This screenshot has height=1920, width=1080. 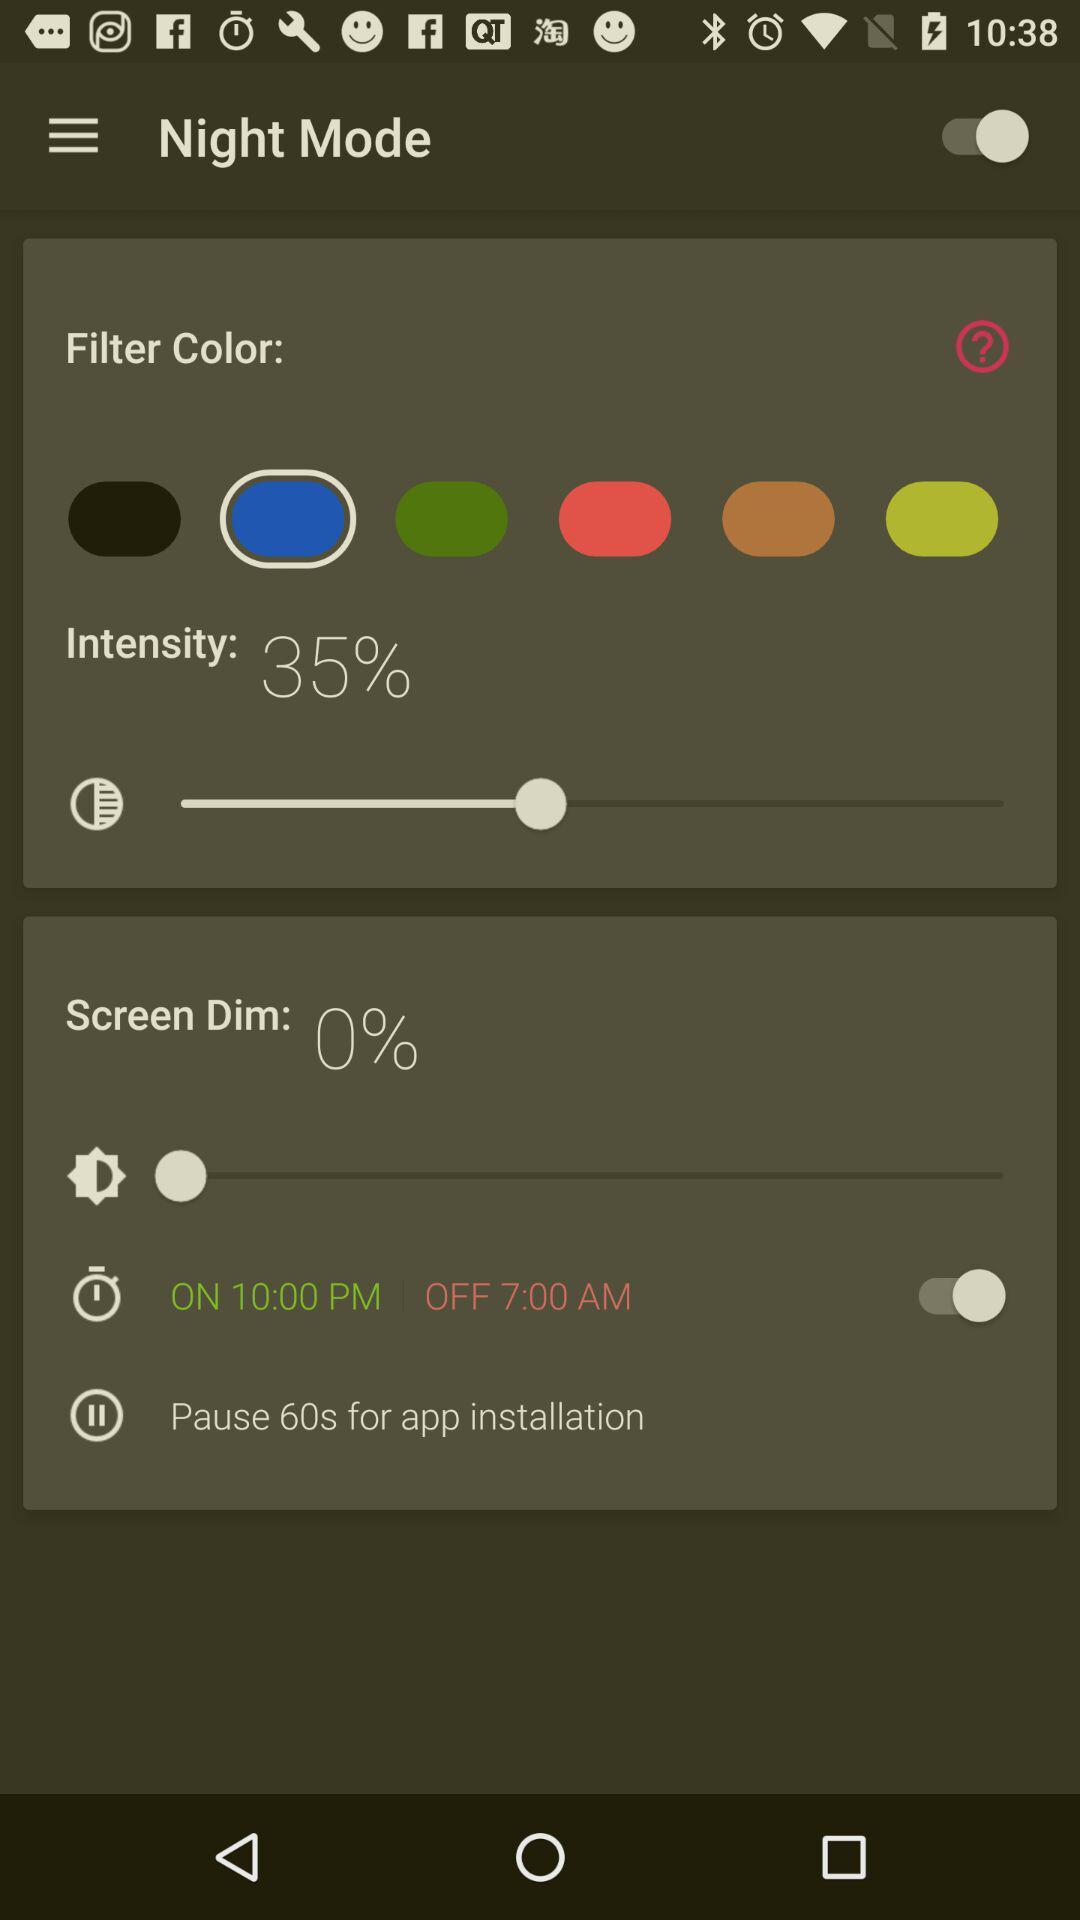 I want to click on the item below filter color: item, so click(x=131, y=525).